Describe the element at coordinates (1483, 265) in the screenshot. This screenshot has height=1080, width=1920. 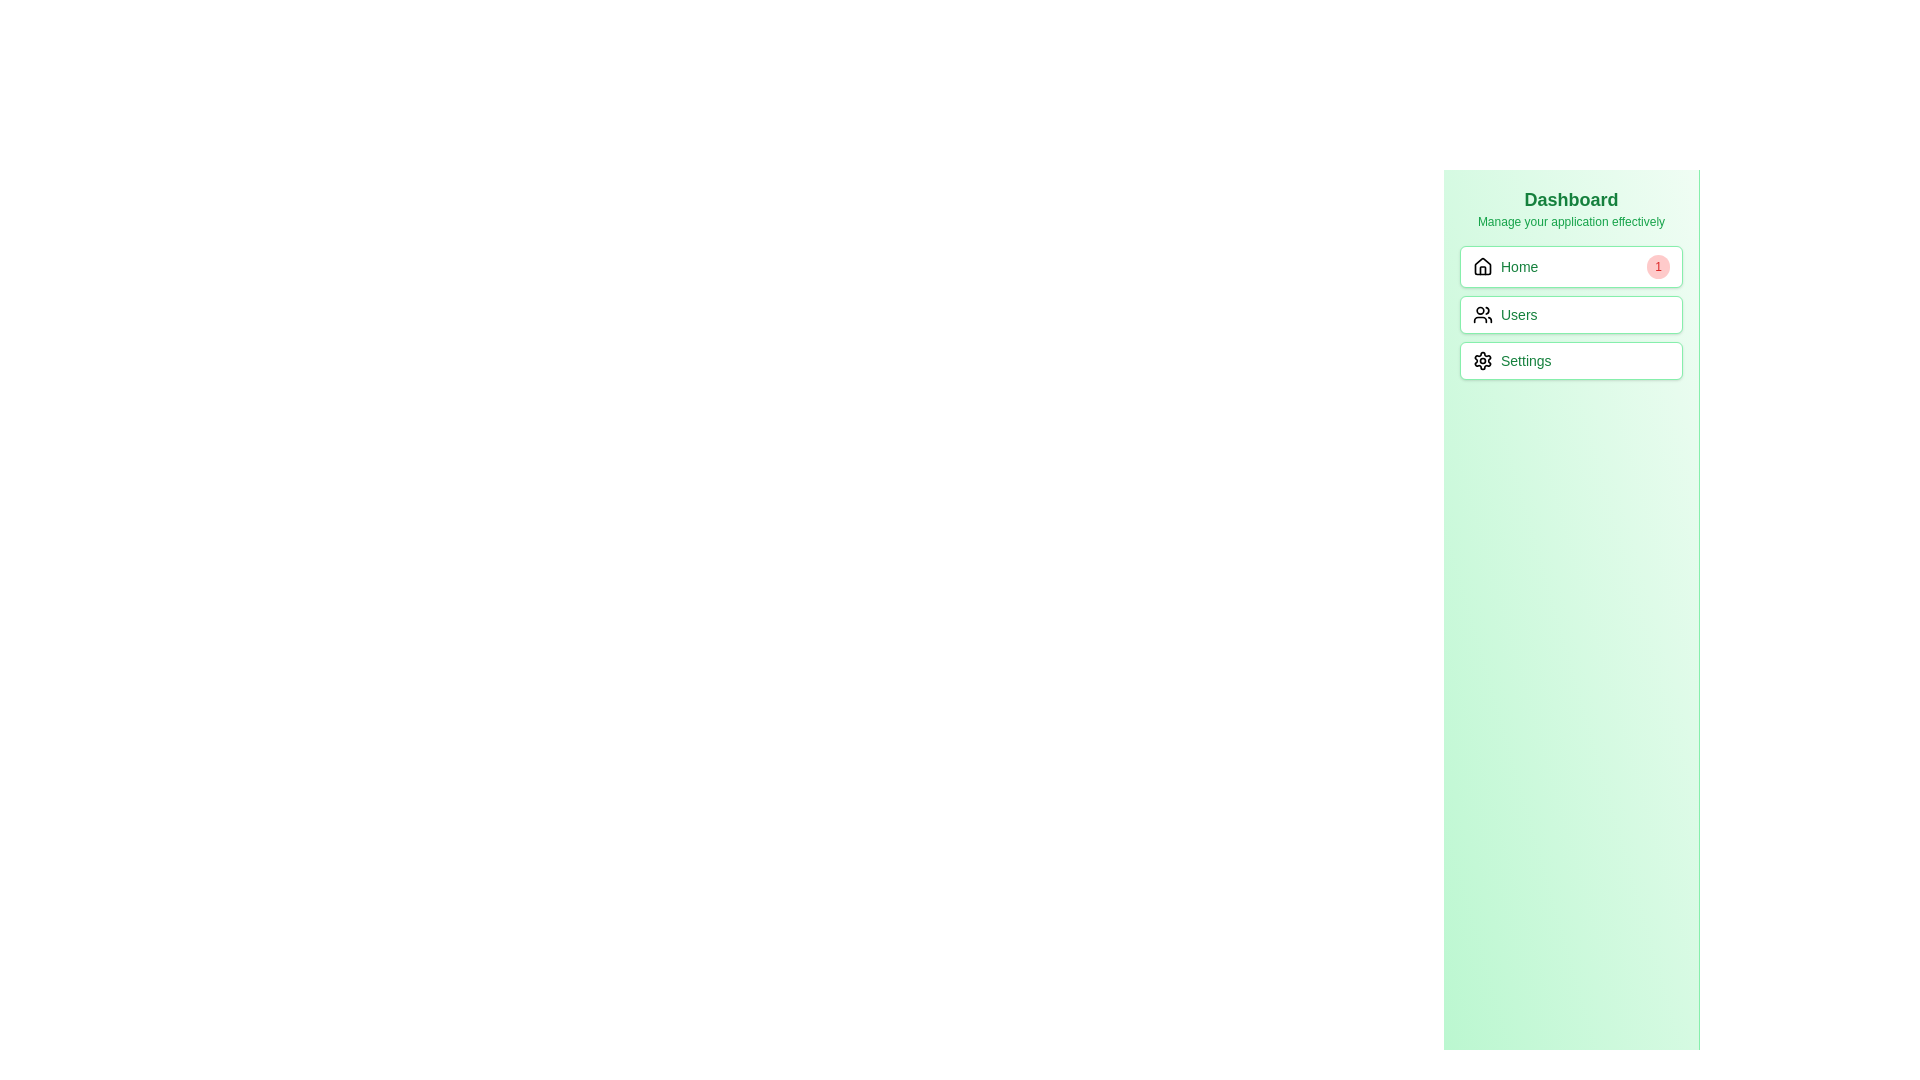
I see `the 'Home' navigation icon located in the vertical navigation menu by clicking on it` at that location.